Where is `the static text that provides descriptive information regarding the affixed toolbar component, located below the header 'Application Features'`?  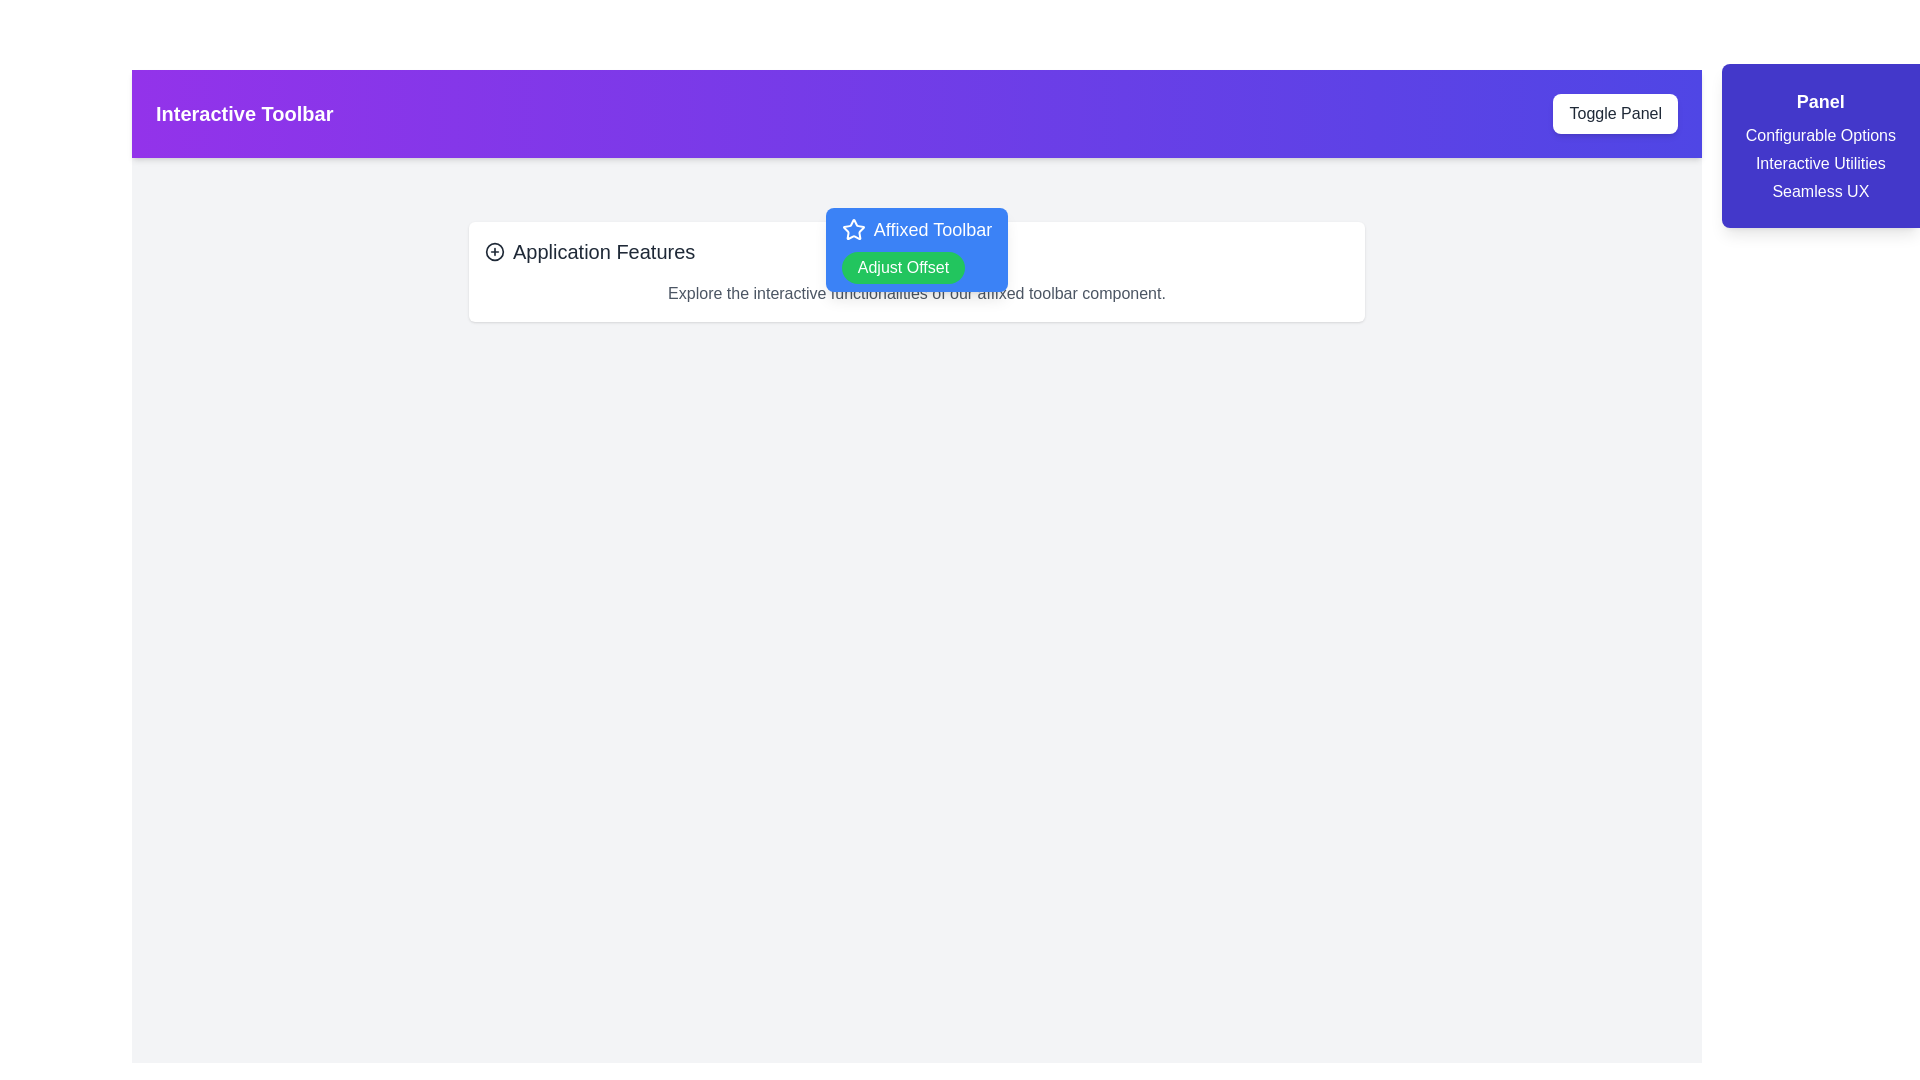
the static text that provides descriptive information regarding the affixed toolbar component, located below the header 'Application Features' is located at coordinates (915, 293).